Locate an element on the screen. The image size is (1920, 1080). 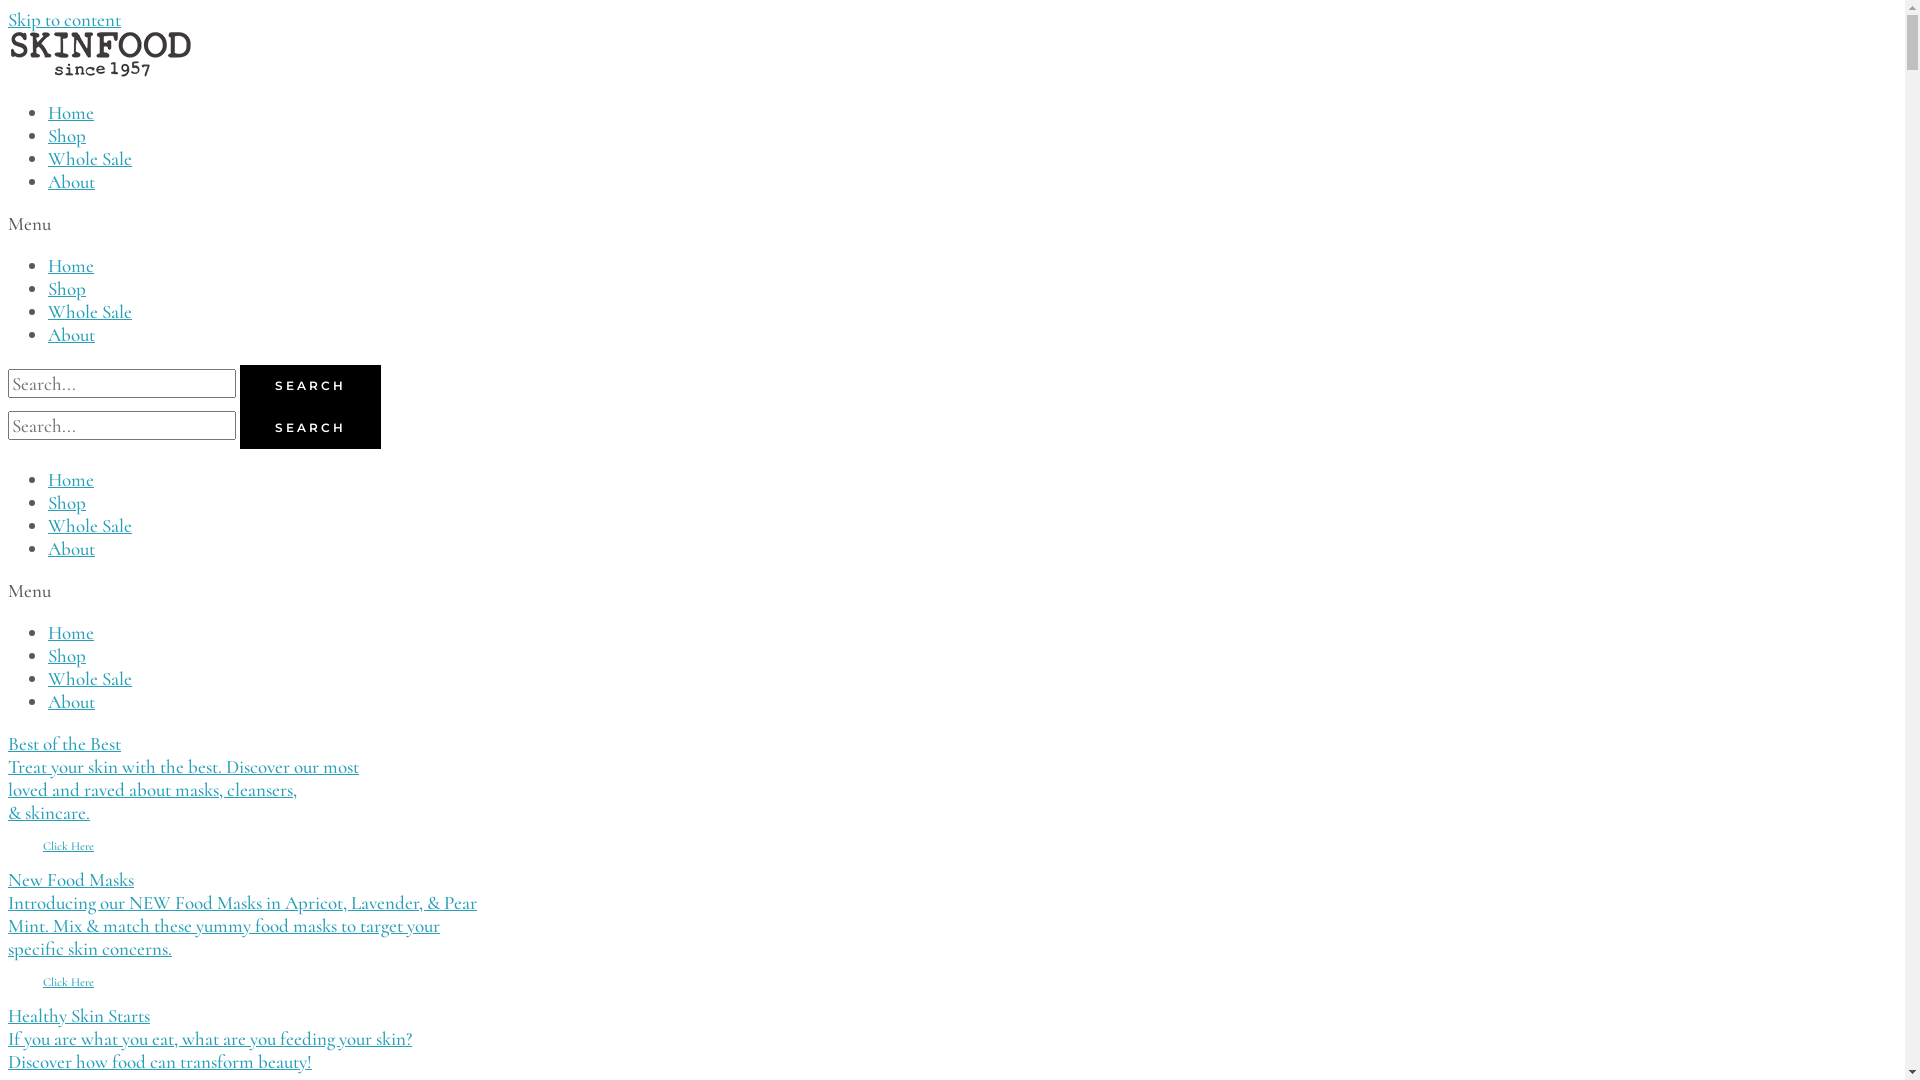
'SEARCH' is located at coordinates (309, 427).